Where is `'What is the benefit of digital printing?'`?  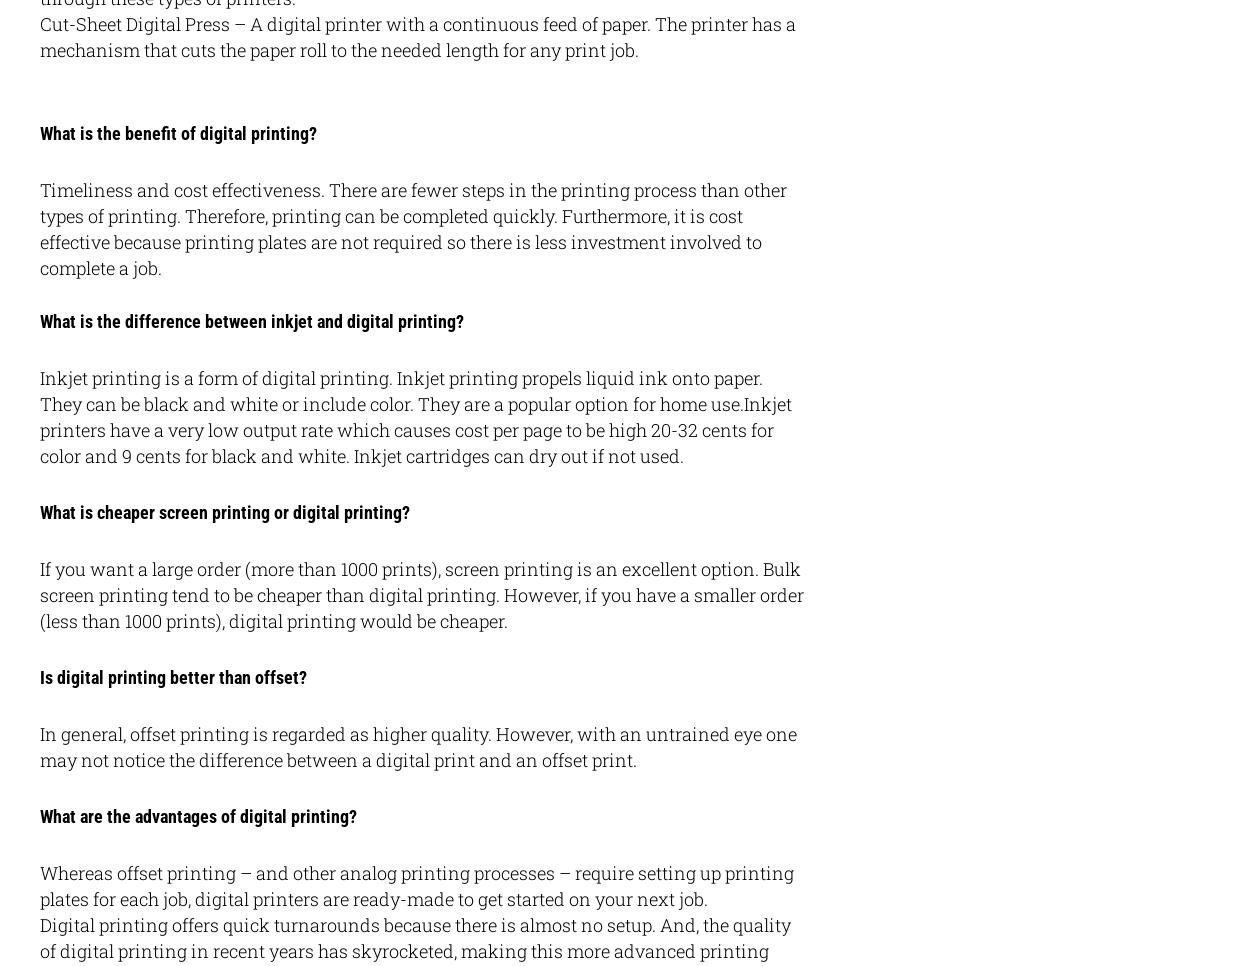 'What is the benefit of digital printing?' is located at coordinates (178, 133).